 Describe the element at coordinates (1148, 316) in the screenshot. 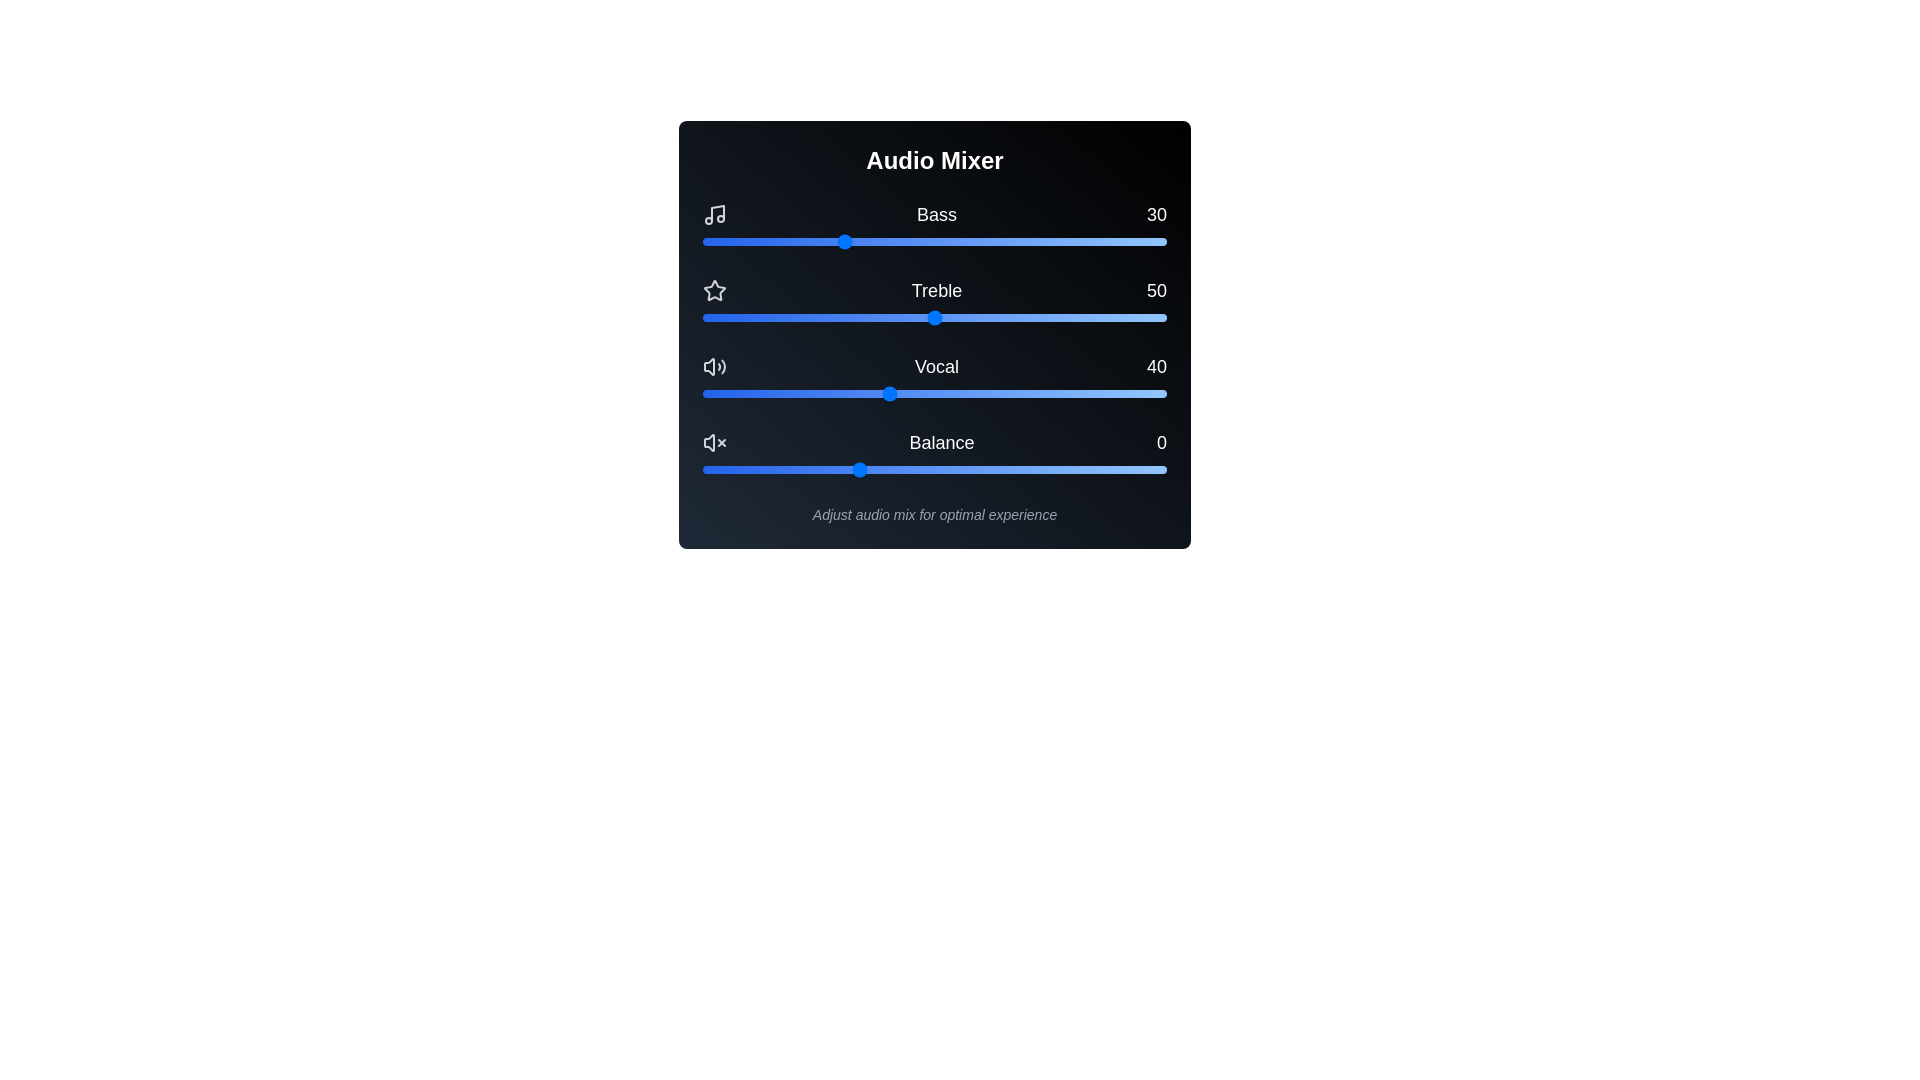

I see `the Treble slider to set the treble level to 96` at that location.